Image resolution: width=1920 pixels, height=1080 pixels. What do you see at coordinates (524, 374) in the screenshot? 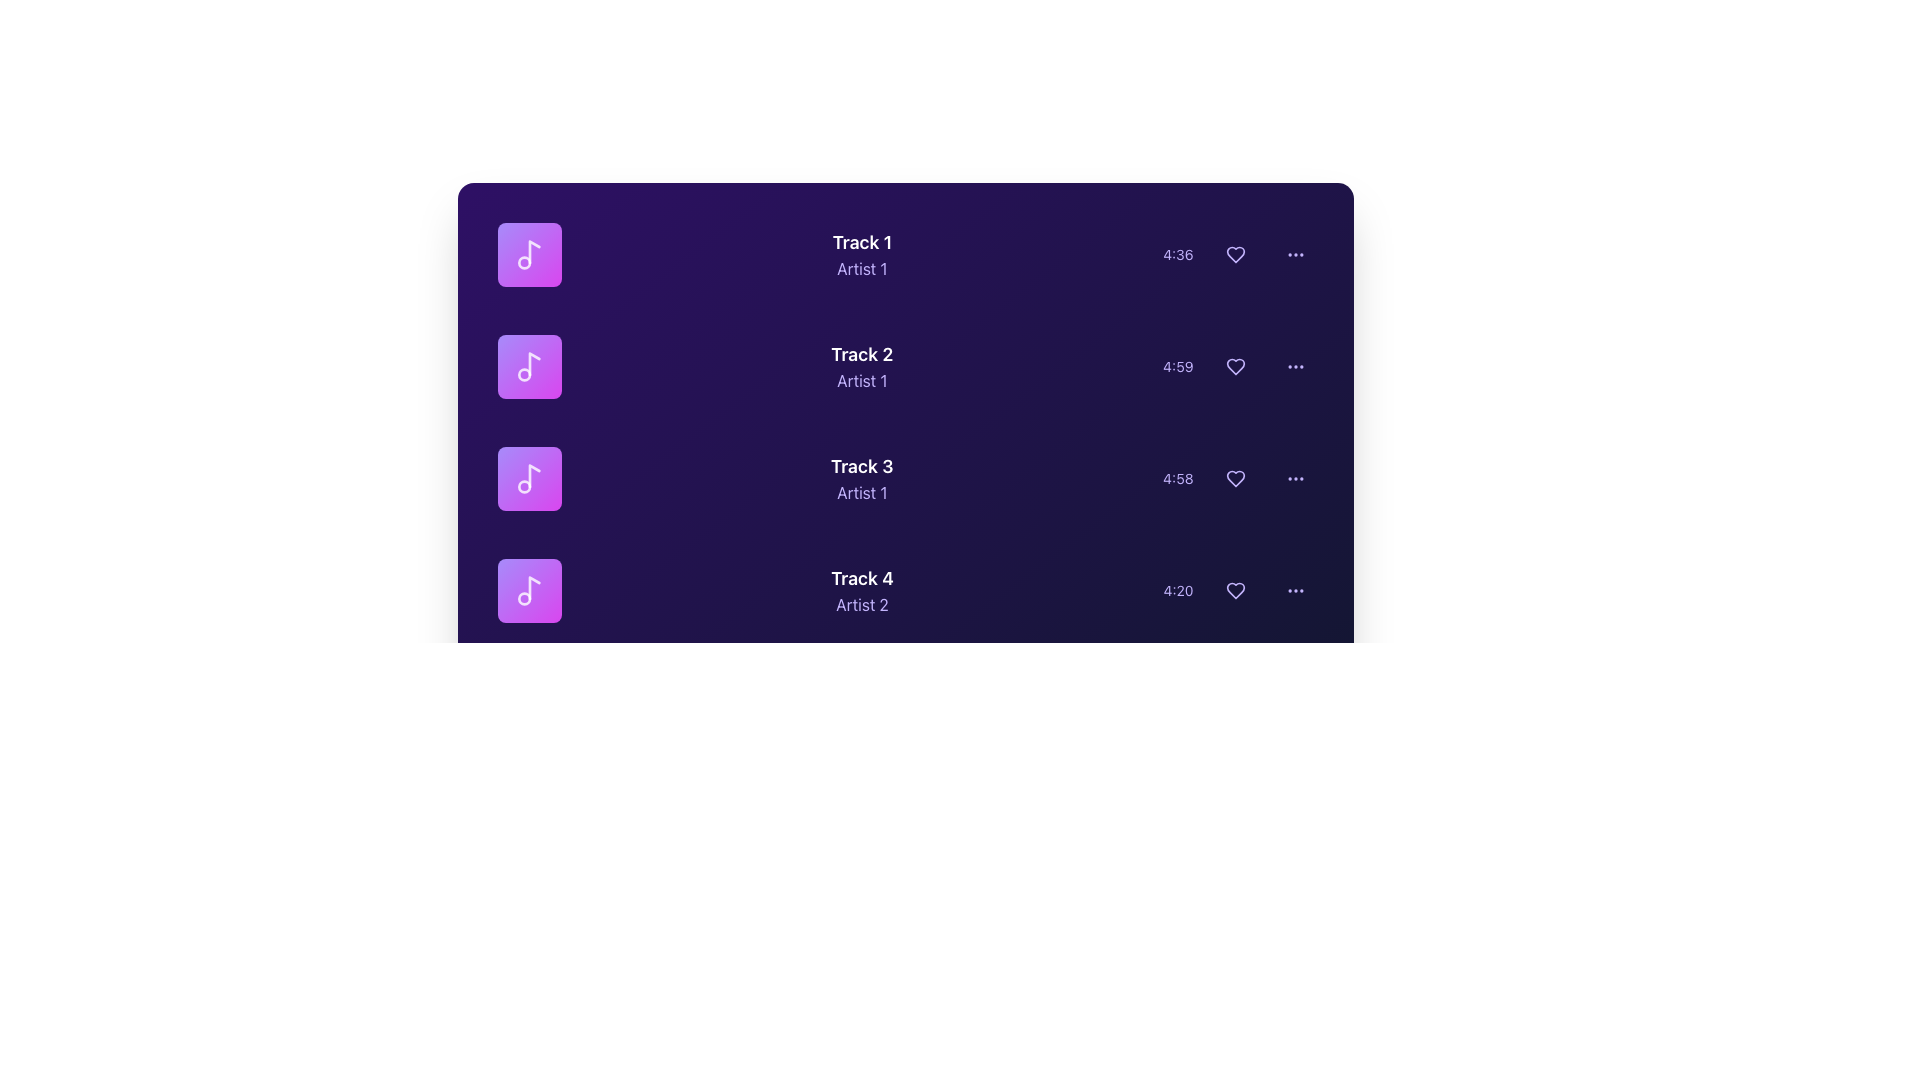
I see `the decorative circle representing part of the musical note icon for 'Track 2' in the vertically stacked list of tracks` at bounding box center [524, 374].